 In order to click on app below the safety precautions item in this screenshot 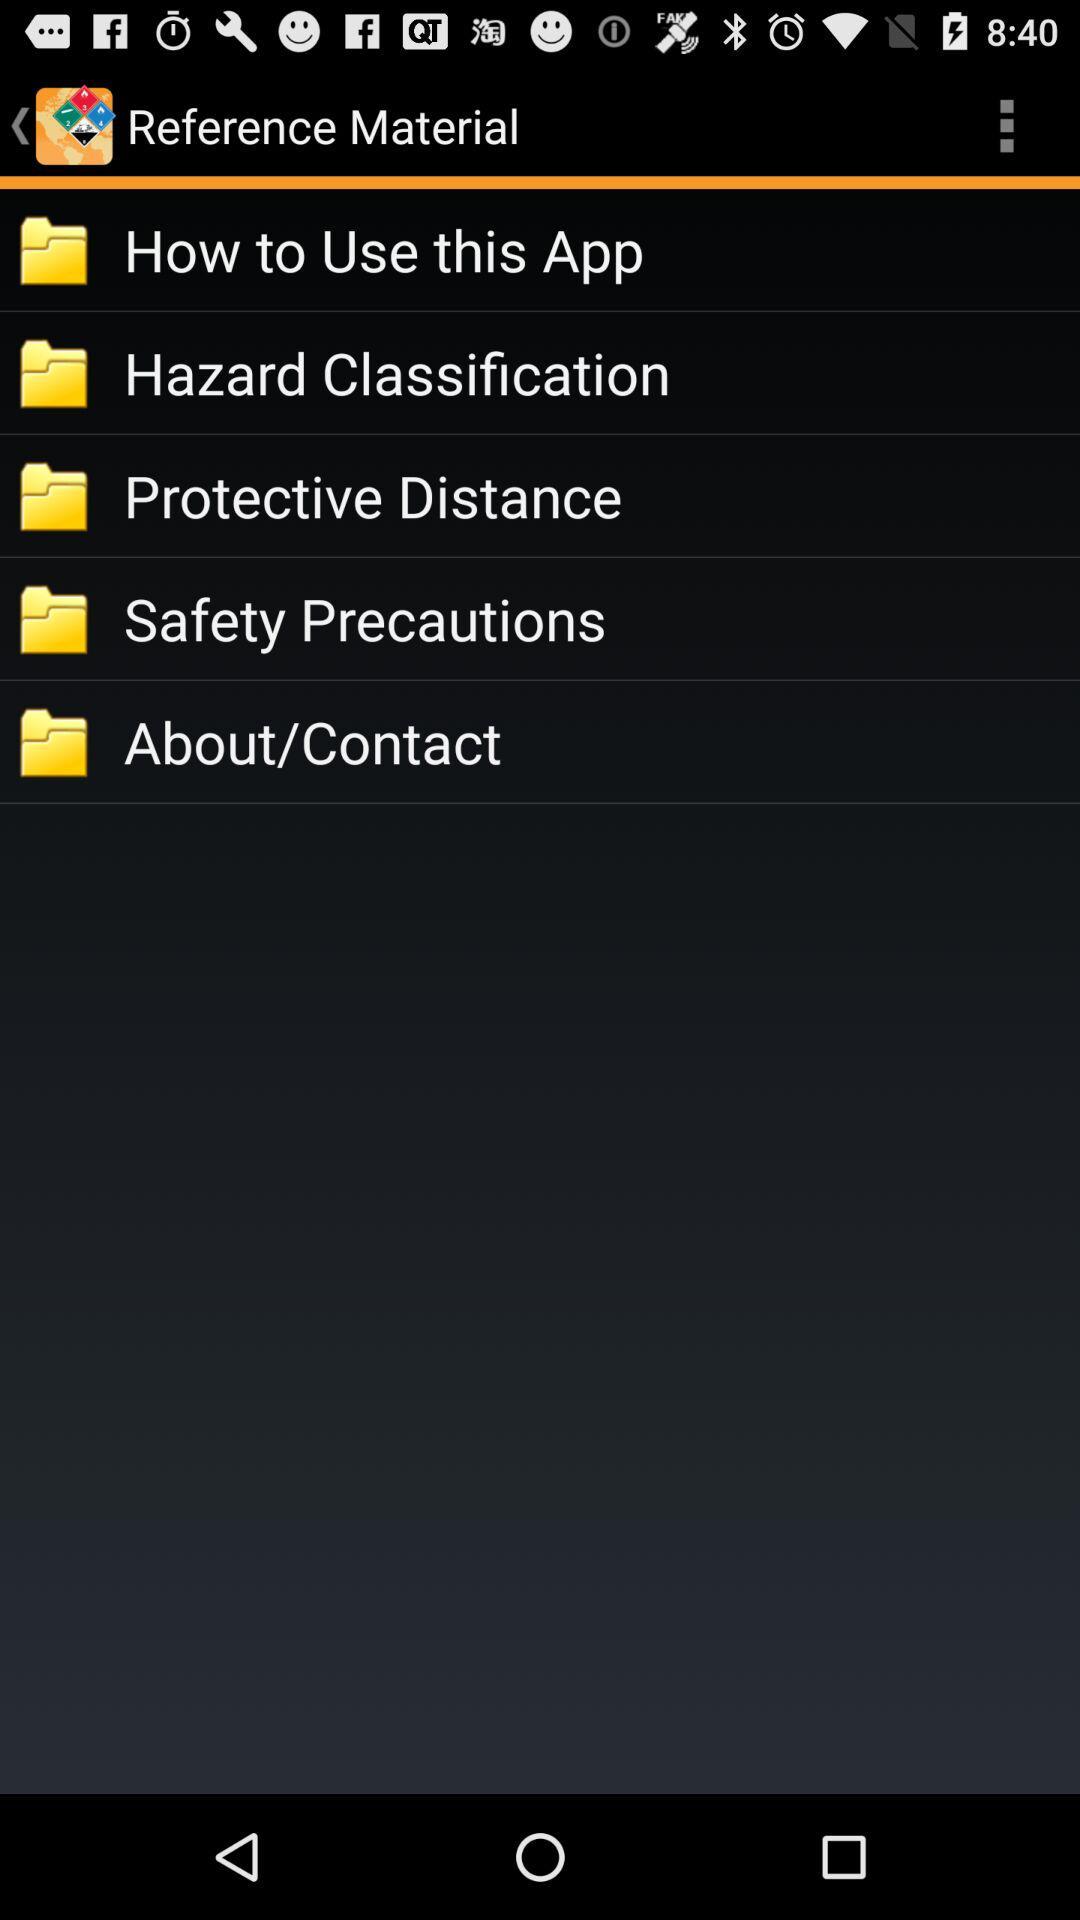, I will do `click(600, 740)`.